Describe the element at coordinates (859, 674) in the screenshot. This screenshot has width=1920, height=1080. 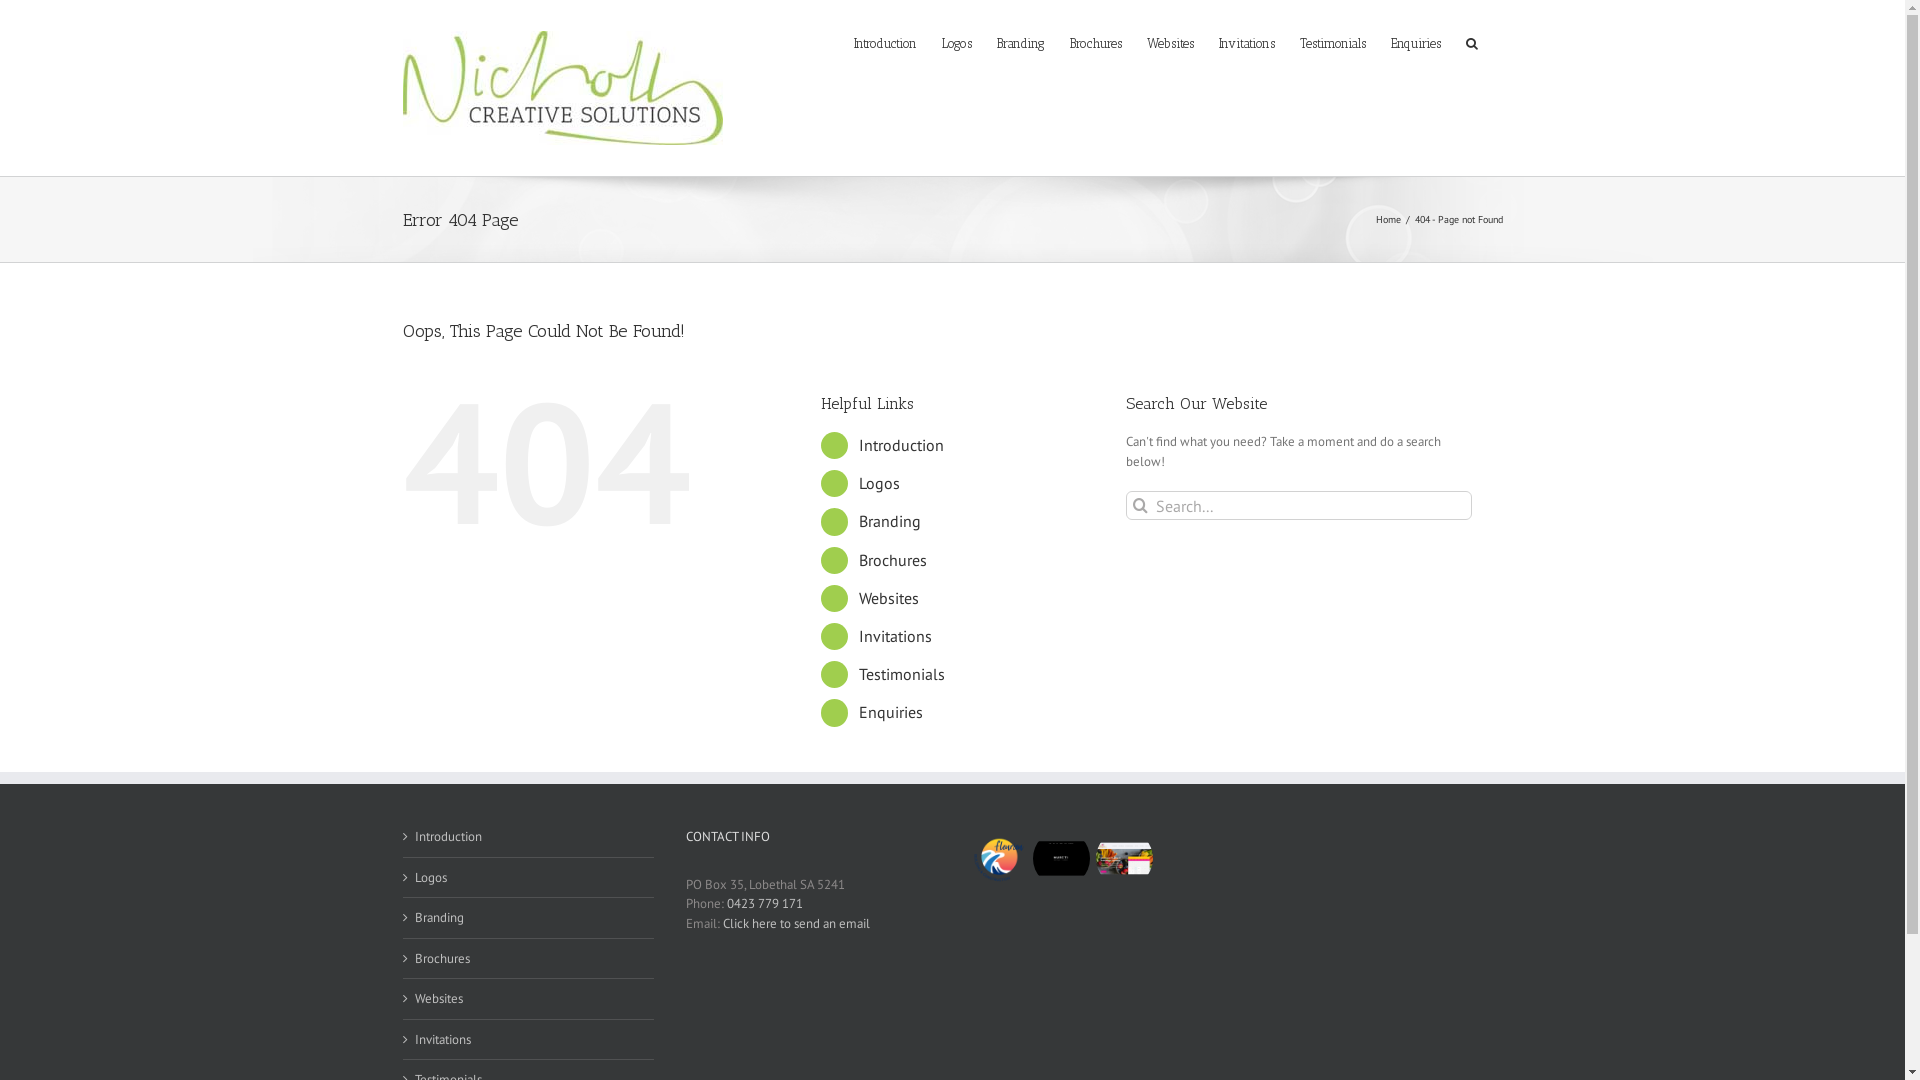
I see `'Testimonials'` at that location.